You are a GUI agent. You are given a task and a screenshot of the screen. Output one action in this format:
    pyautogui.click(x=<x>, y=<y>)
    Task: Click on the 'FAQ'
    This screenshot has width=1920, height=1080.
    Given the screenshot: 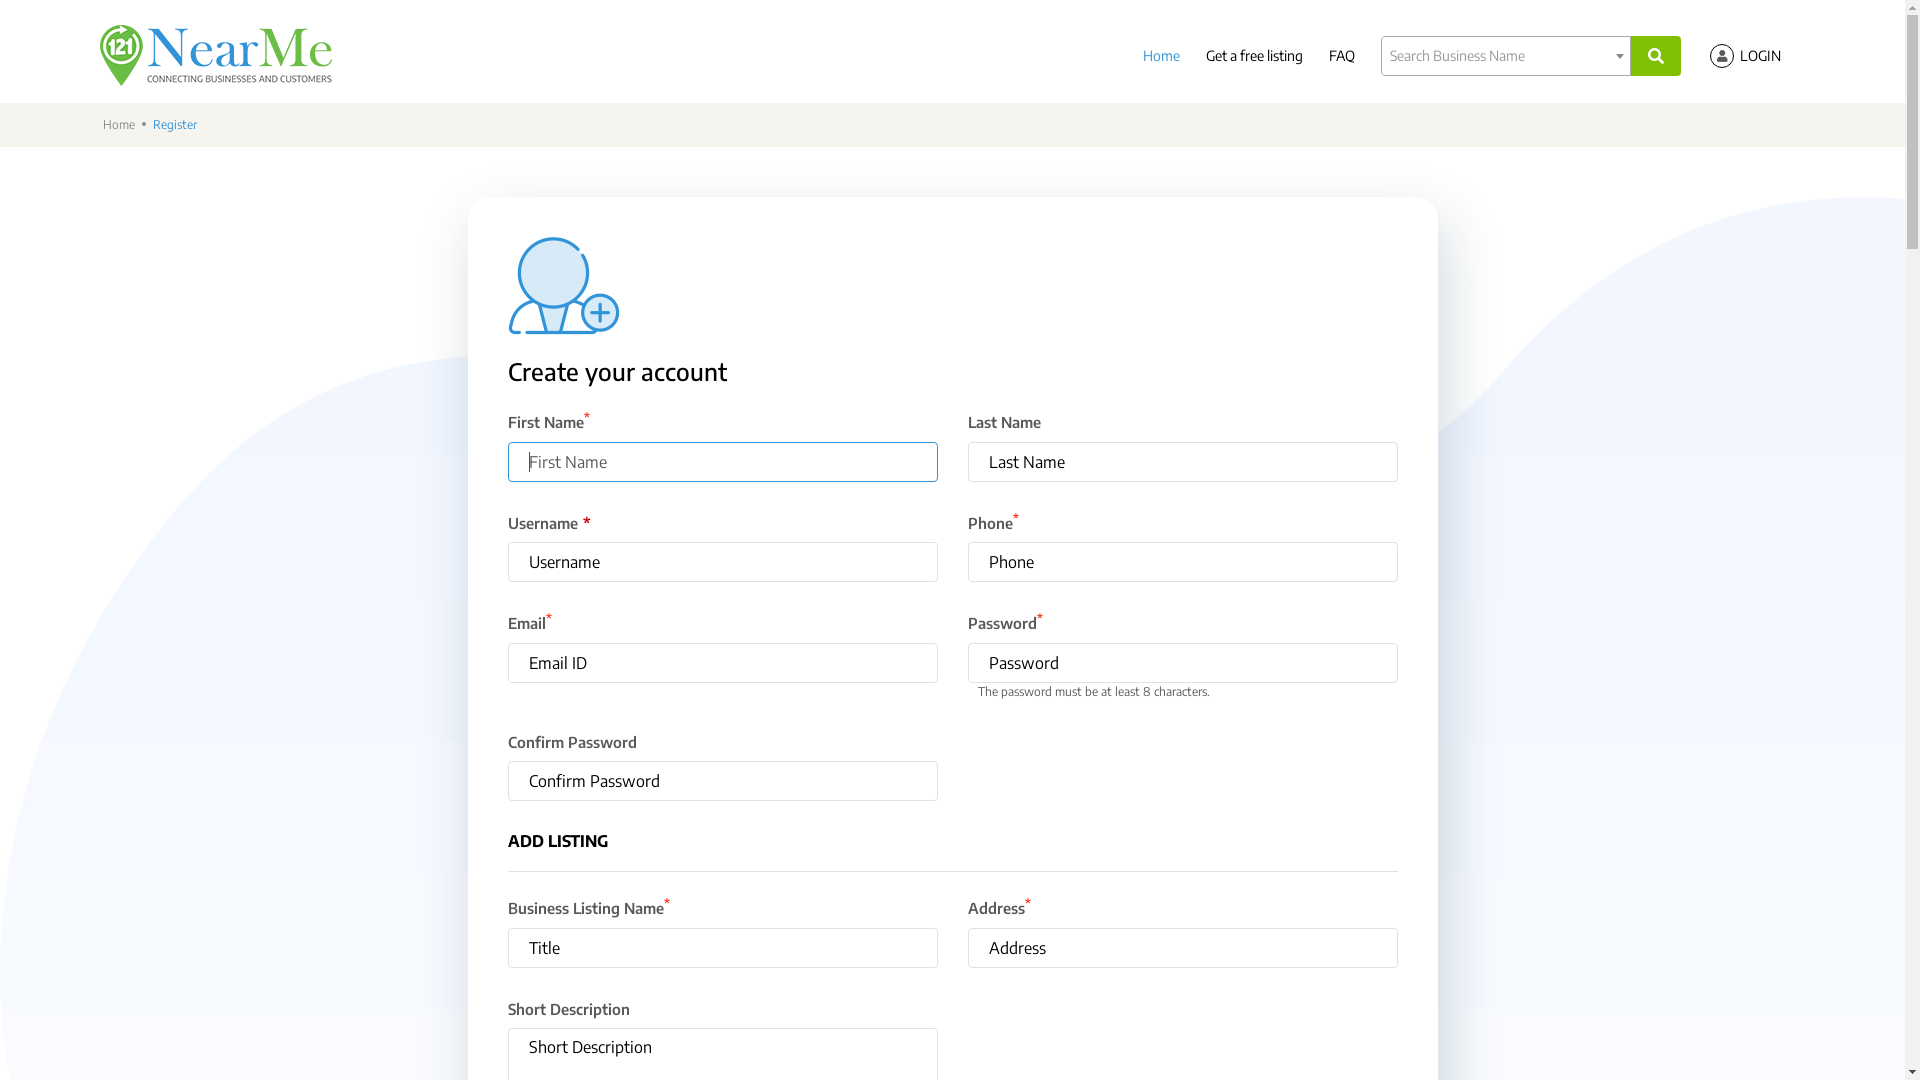 What is the action you would take?
    pyautogui.click(x=1342, y=54)
    